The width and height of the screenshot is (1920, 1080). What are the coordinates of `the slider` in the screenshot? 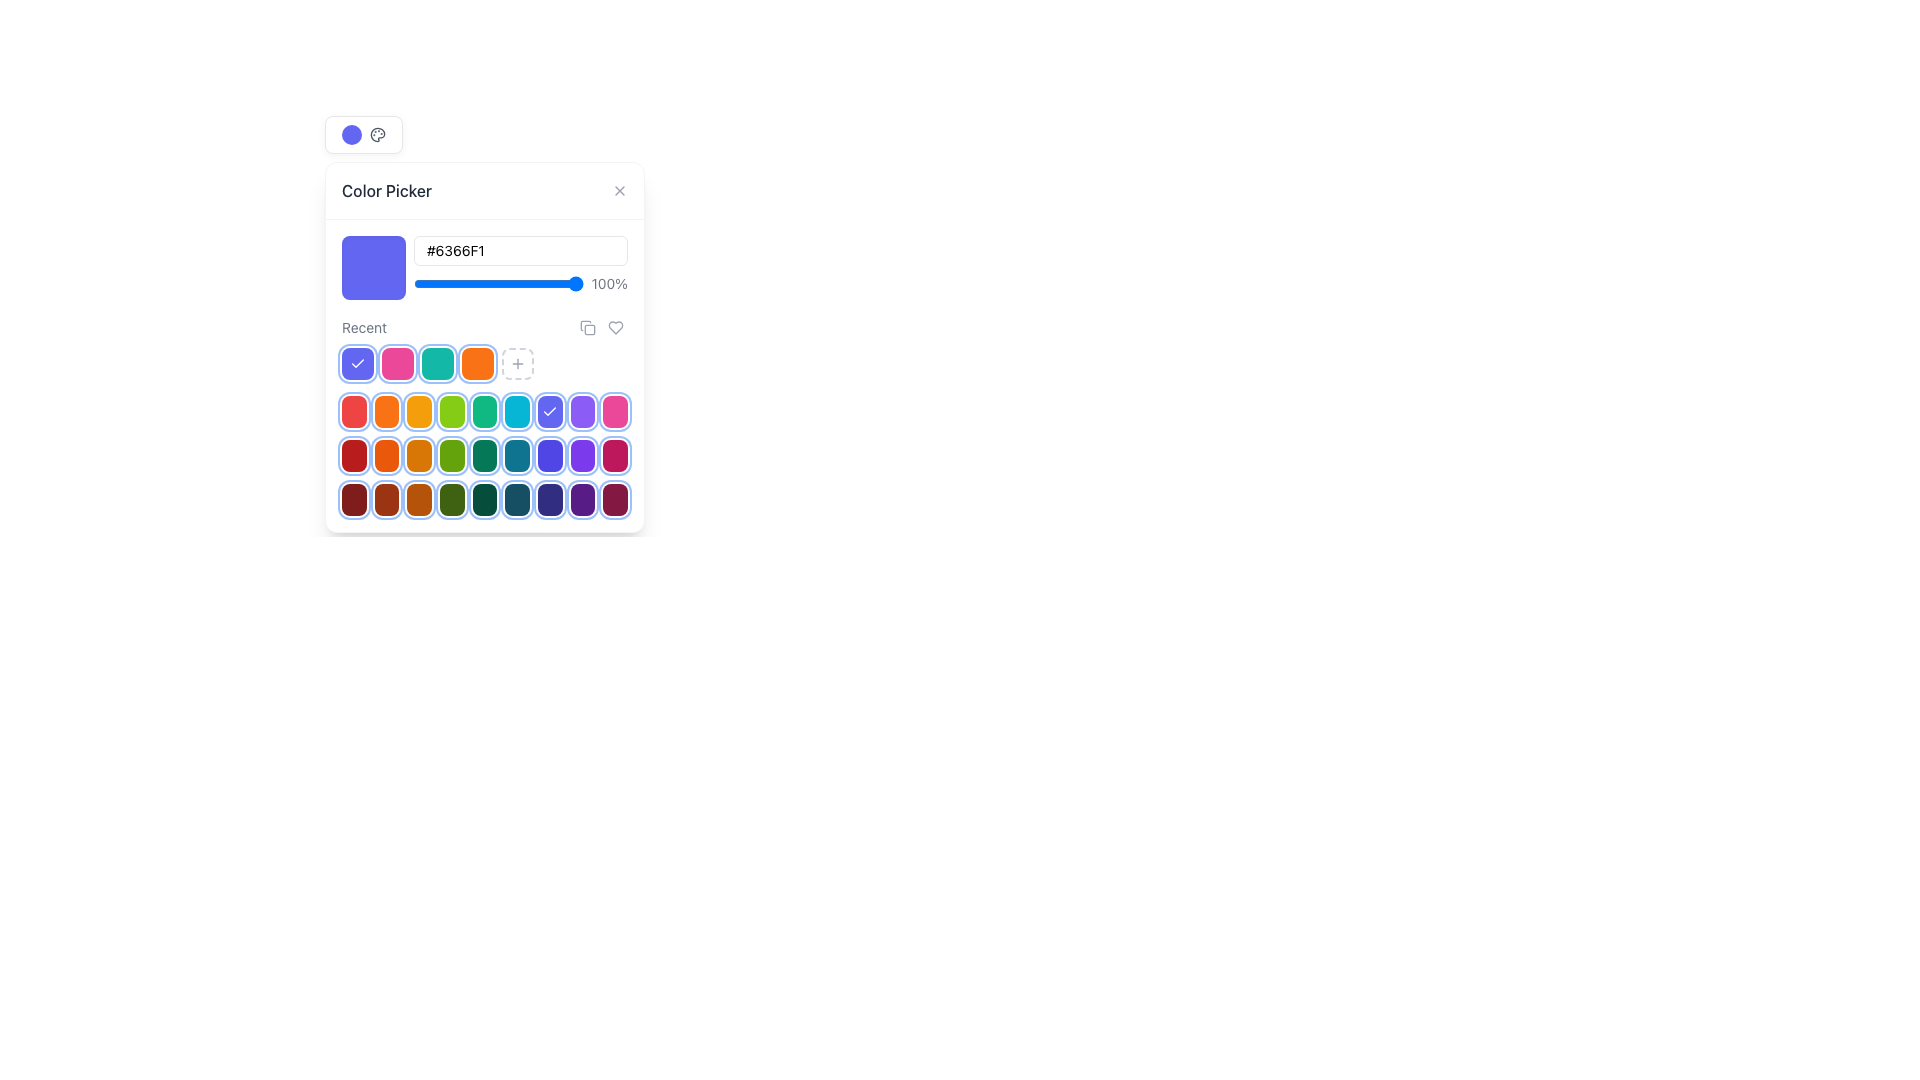 It's located at (477, 284).